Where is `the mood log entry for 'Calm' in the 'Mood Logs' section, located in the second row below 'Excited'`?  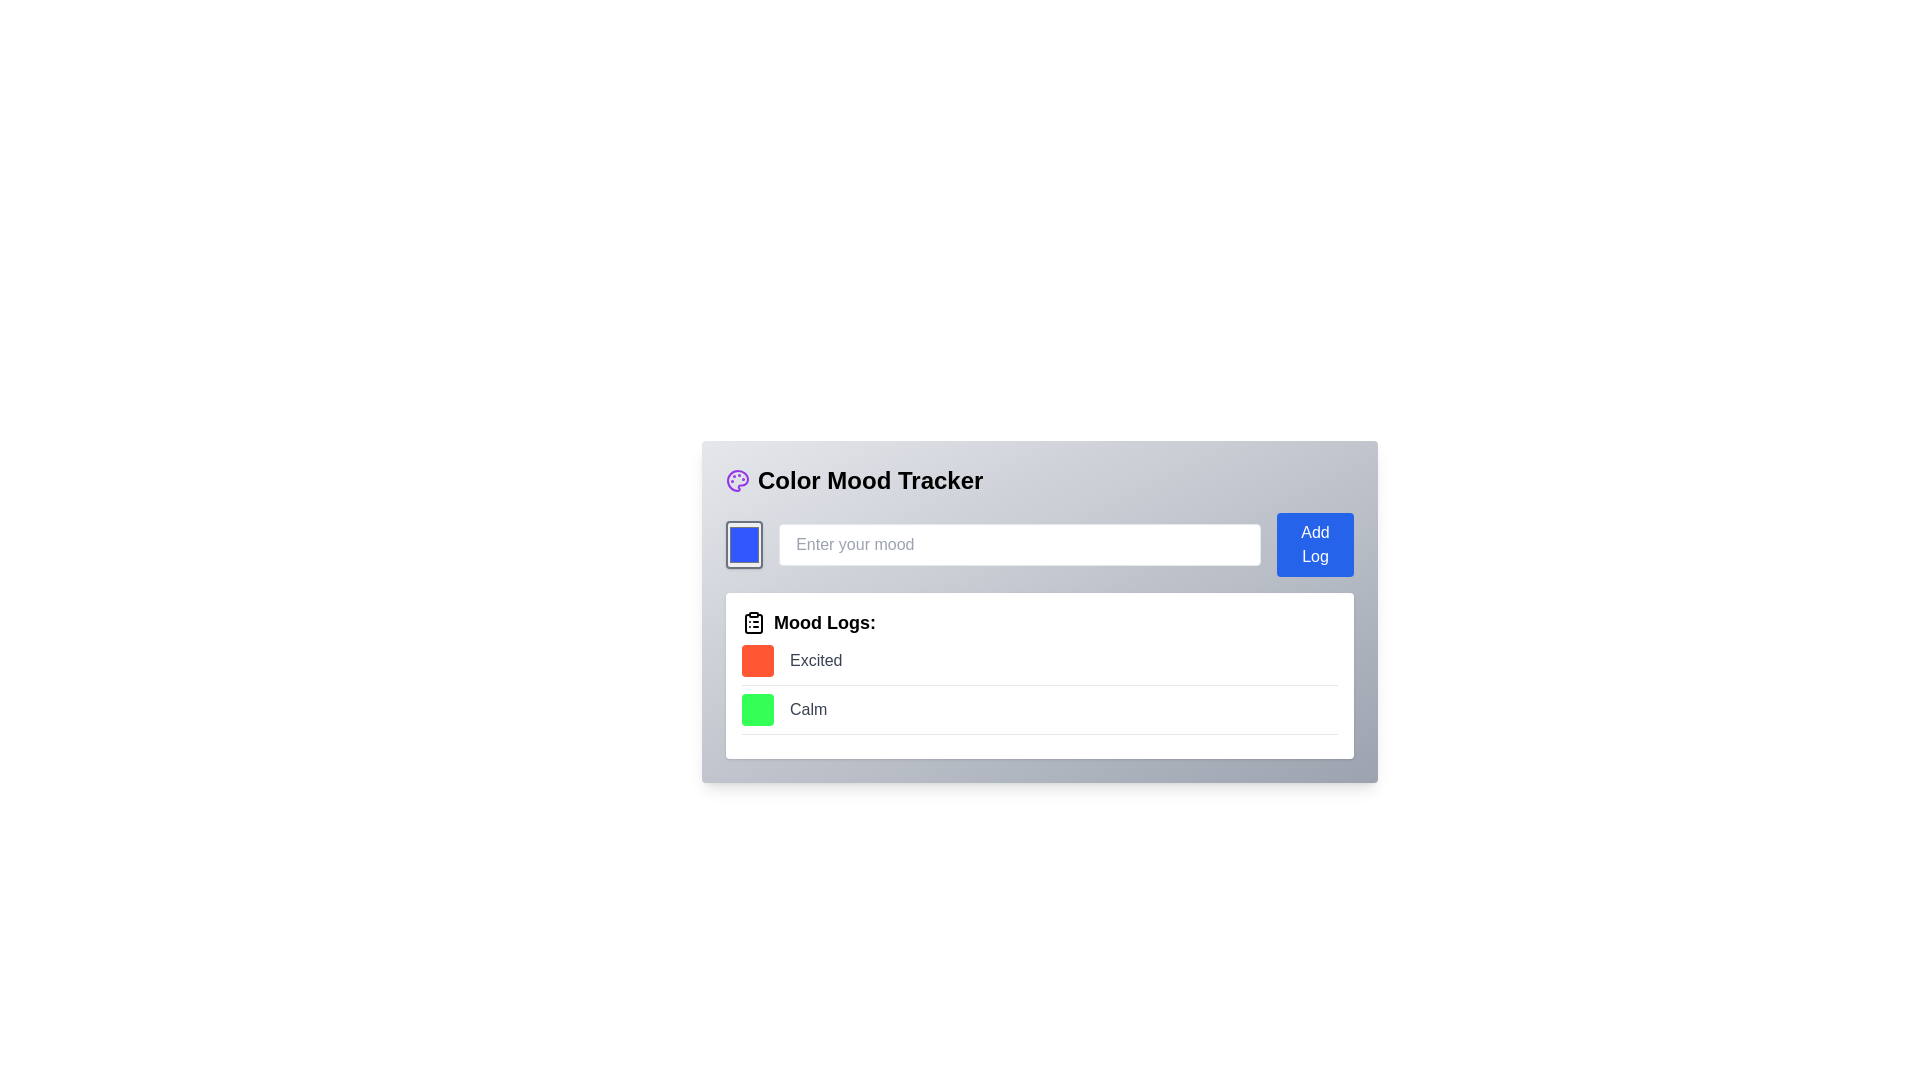
the mood log entry for 'Calm' in the 'Mood Logs' section, located in the second row below 'Excited' is located at coordinates (1040, 712).